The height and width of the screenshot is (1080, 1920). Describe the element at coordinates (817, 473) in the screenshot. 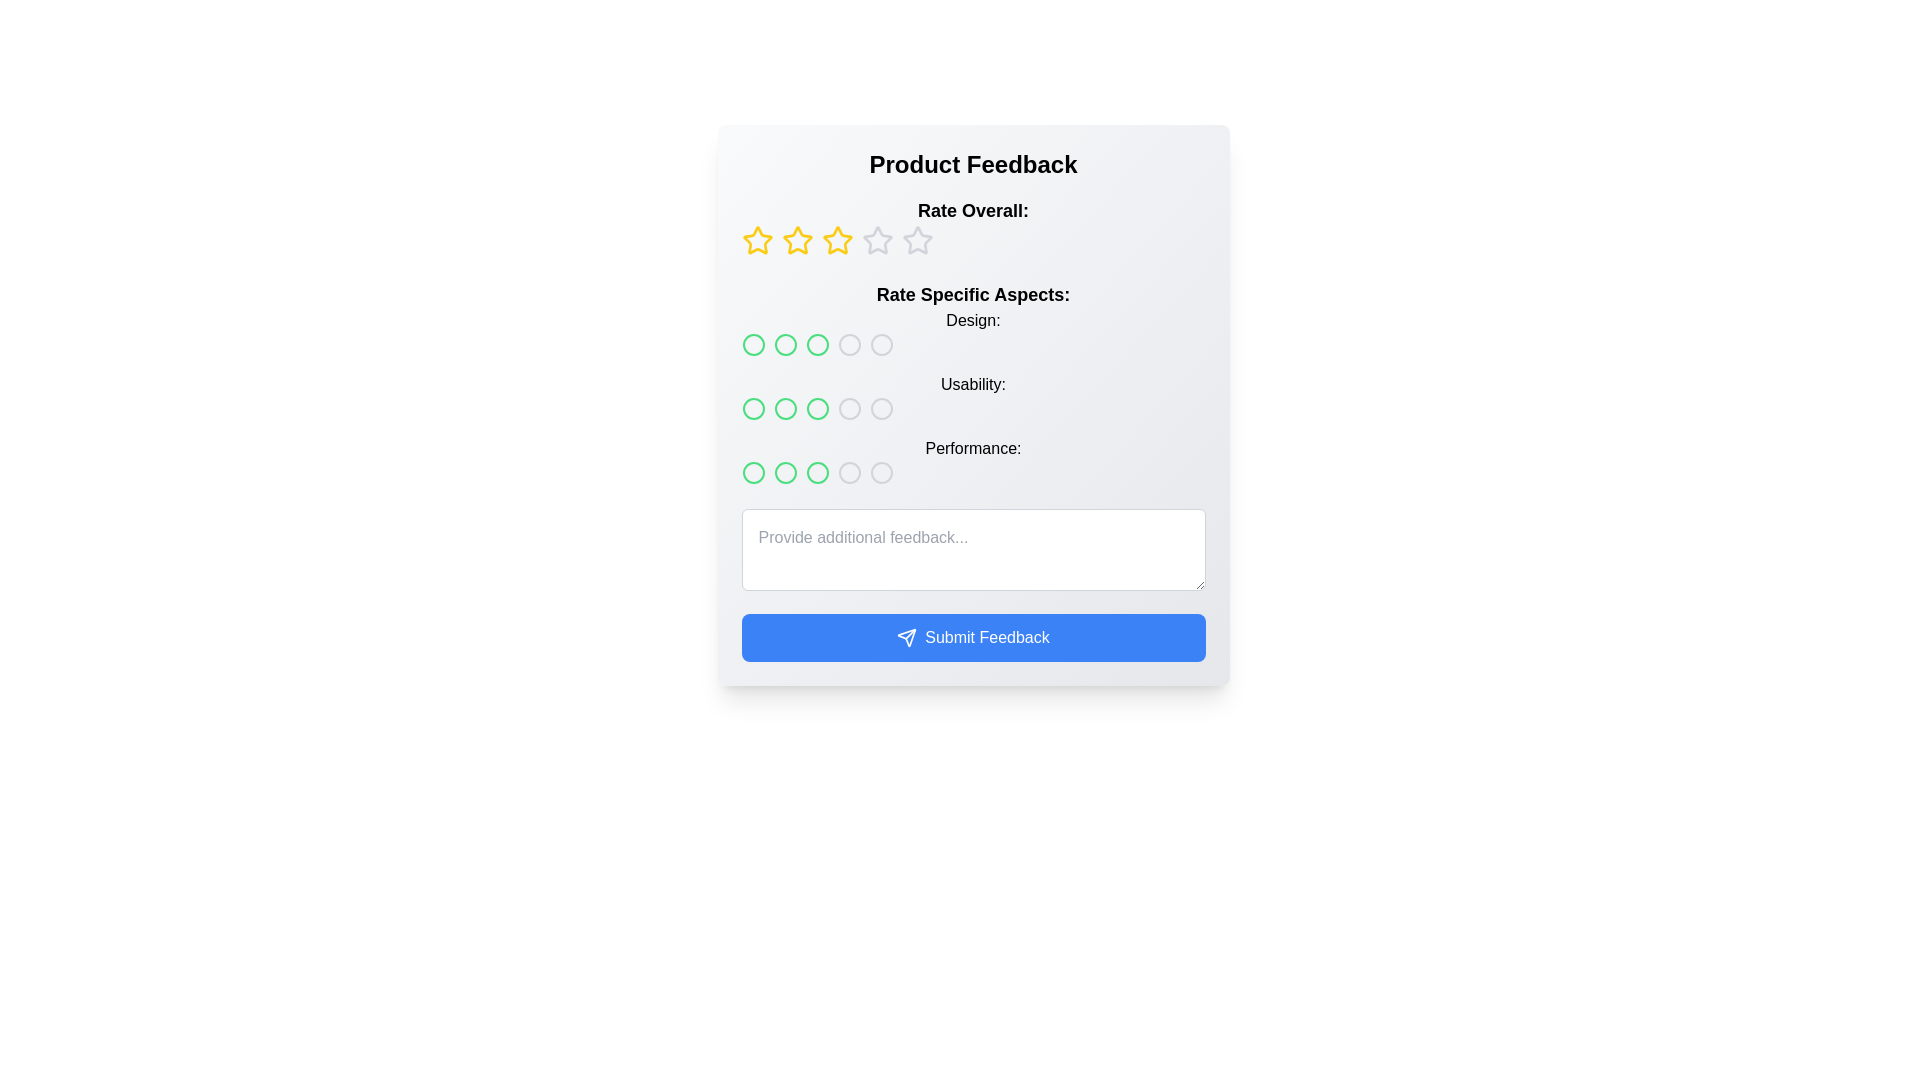

I see `the fifth circular radio button styled with a green hue in the 'Rate Specific Aspects' section of the feedback form` at that location.